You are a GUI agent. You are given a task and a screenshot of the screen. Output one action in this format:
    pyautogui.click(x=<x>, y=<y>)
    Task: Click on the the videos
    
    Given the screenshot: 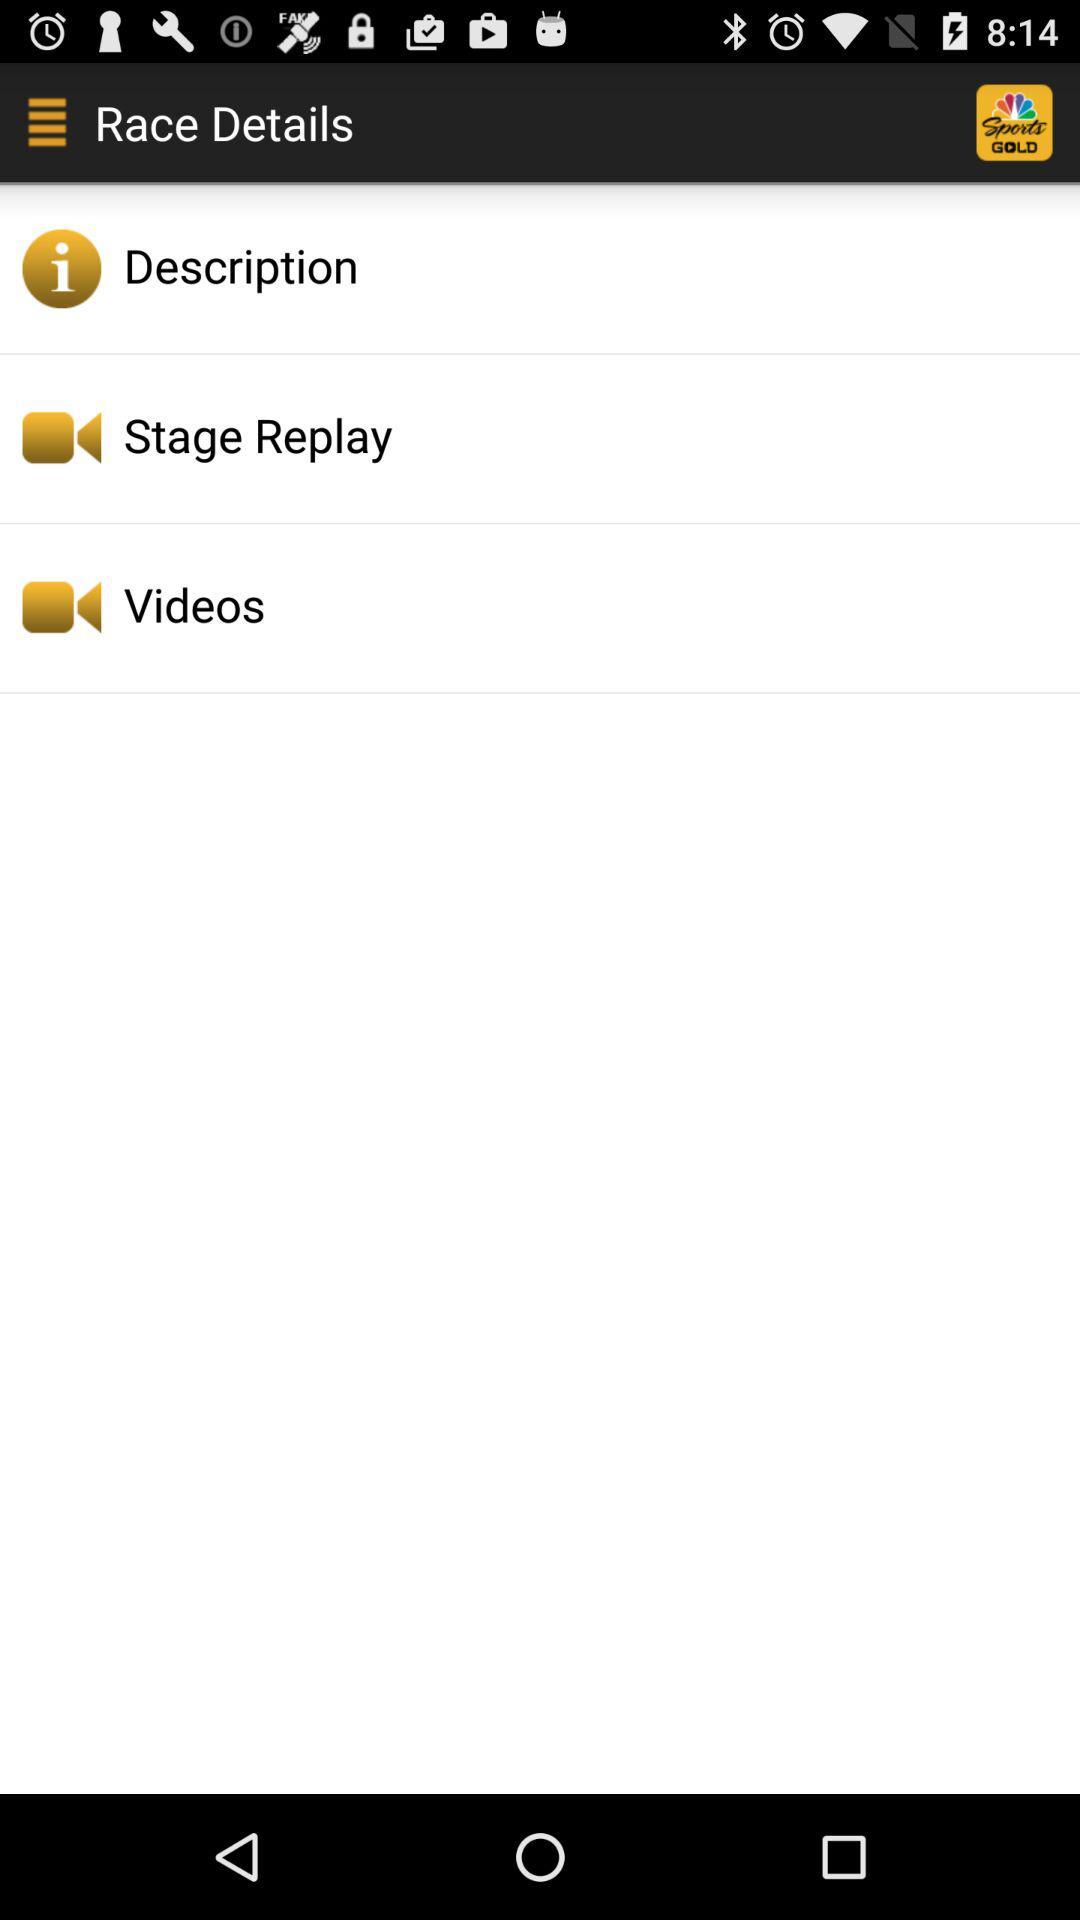 What is the action you would take?
    pyautogui.click(x=595, y=603)
    